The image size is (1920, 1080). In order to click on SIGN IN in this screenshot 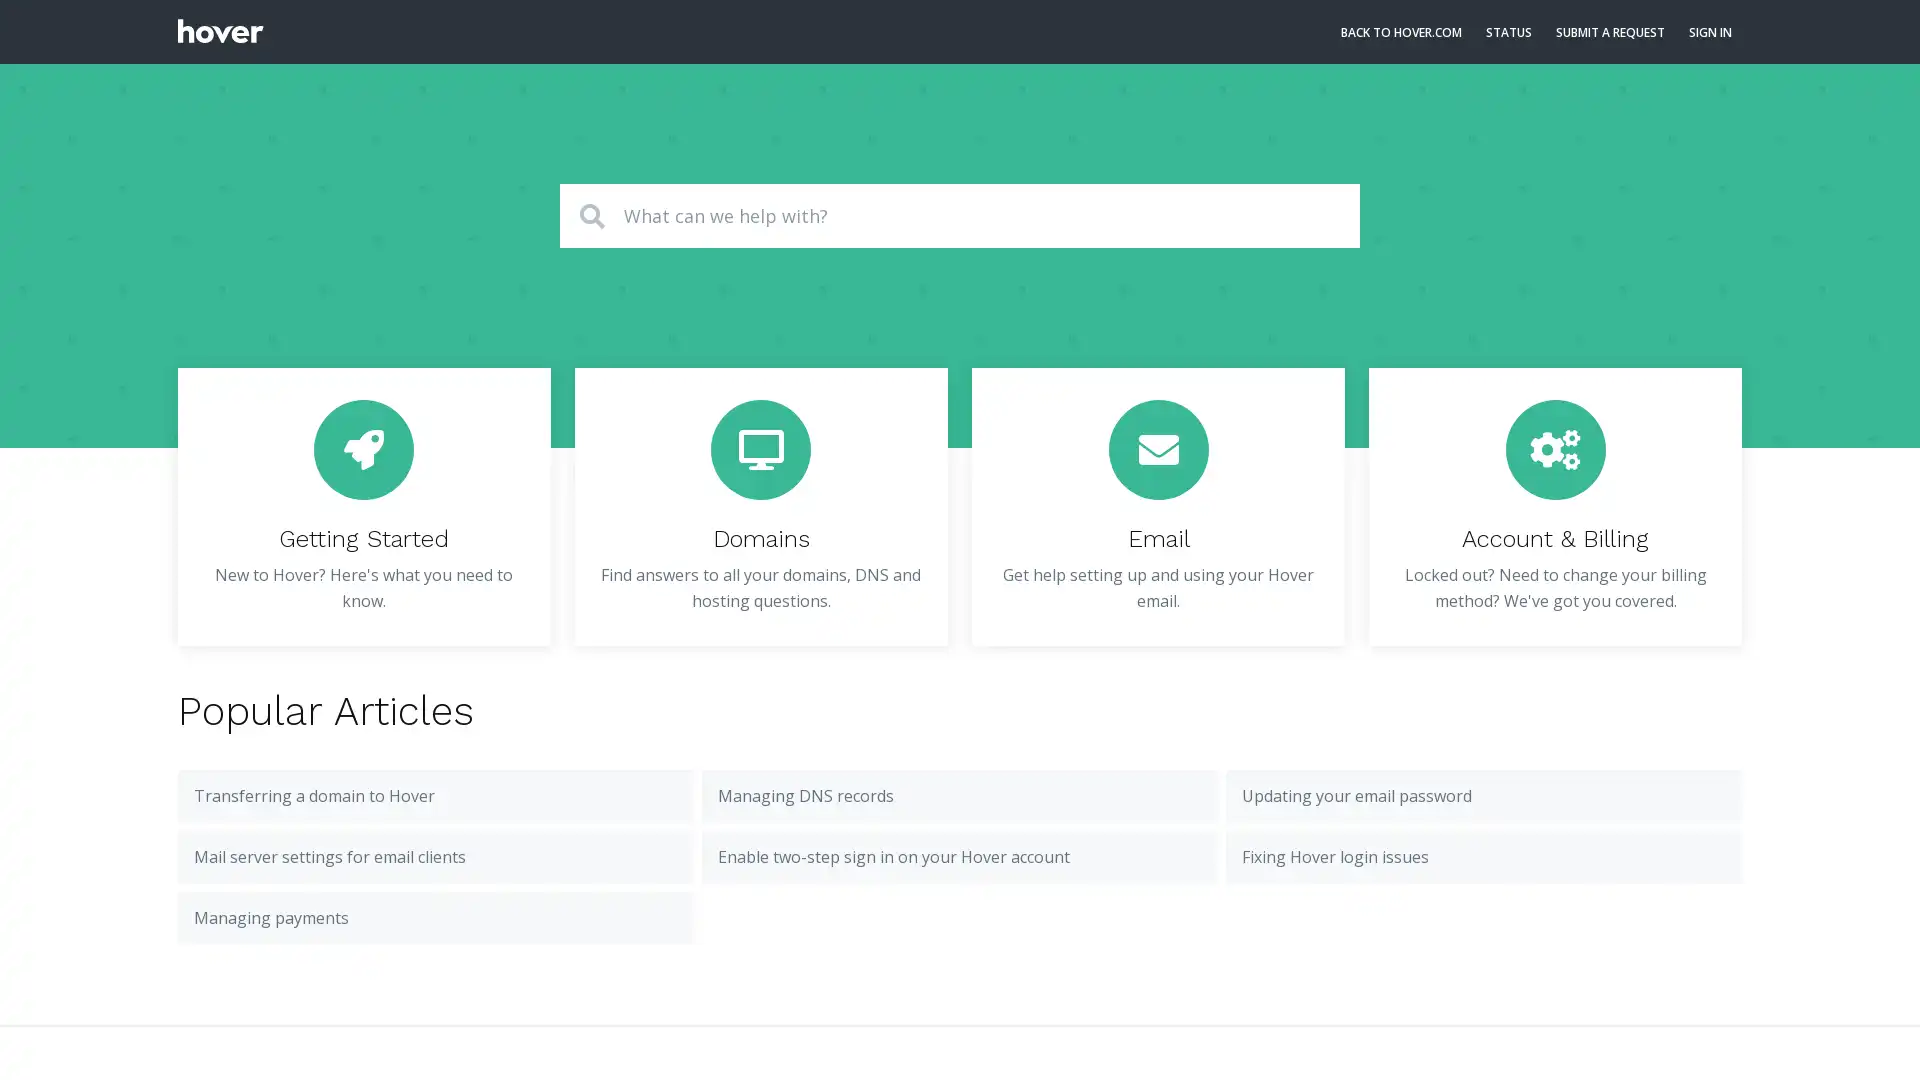, I will do `click(1709, 33)`.